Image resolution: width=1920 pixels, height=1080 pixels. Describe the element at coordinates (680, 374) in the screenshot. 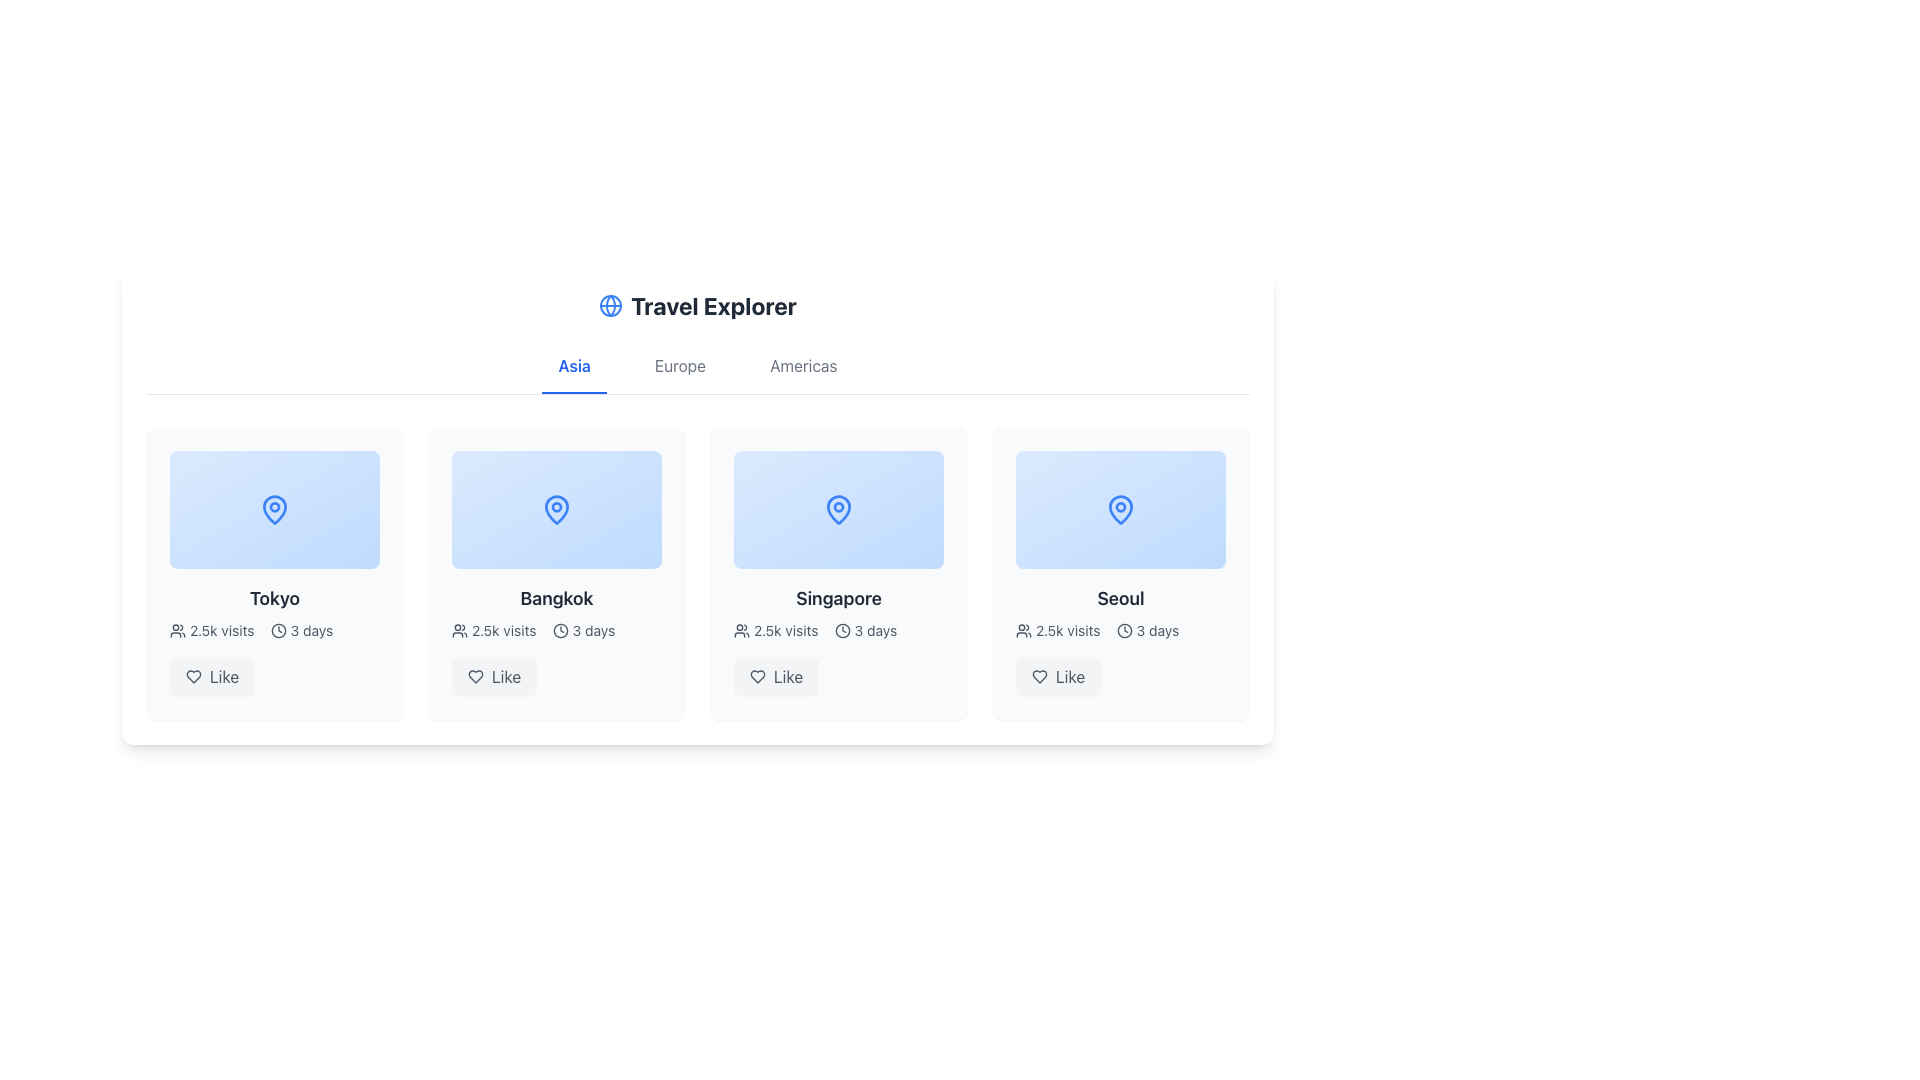

I see `the 'Europe' navigation tab button located in the navigation bar below the 'Travel Explorer' title` at that location.